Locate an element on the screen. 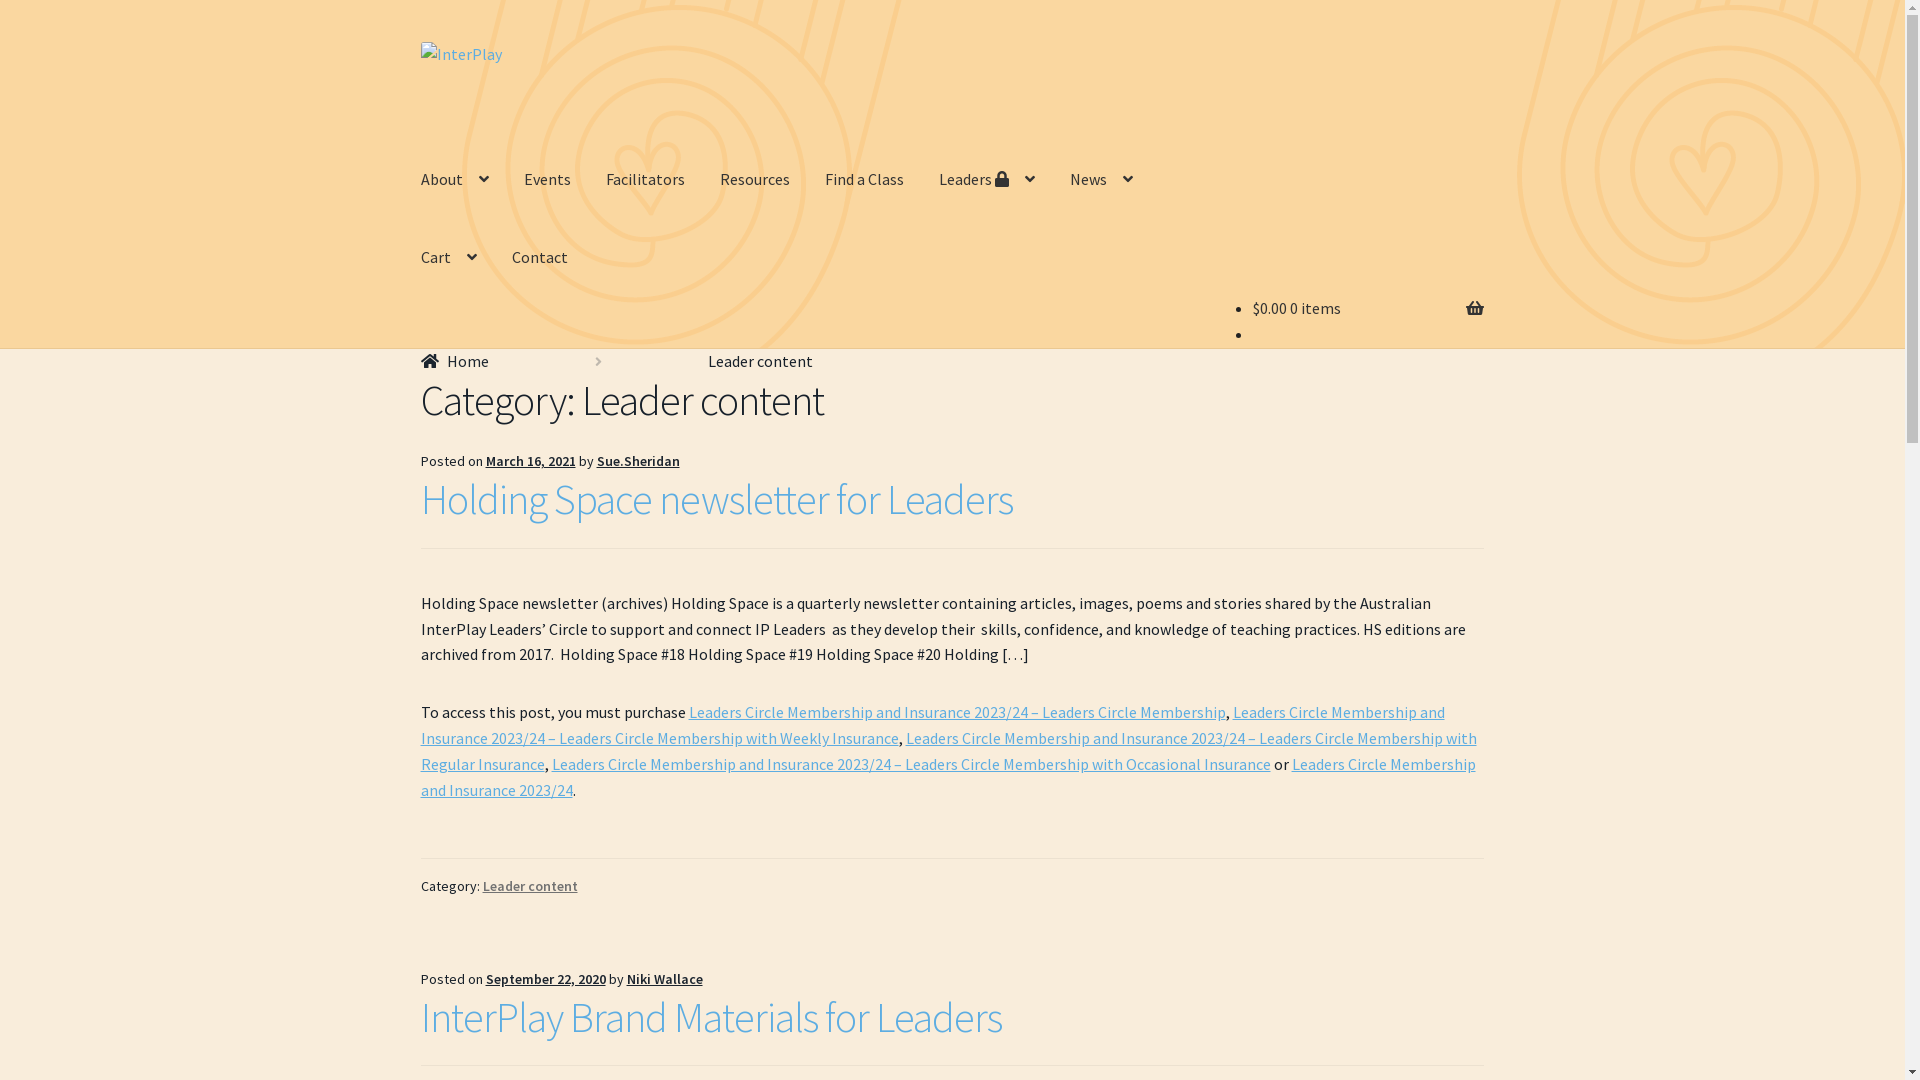  'Home' is located at coordinates (454, 361).